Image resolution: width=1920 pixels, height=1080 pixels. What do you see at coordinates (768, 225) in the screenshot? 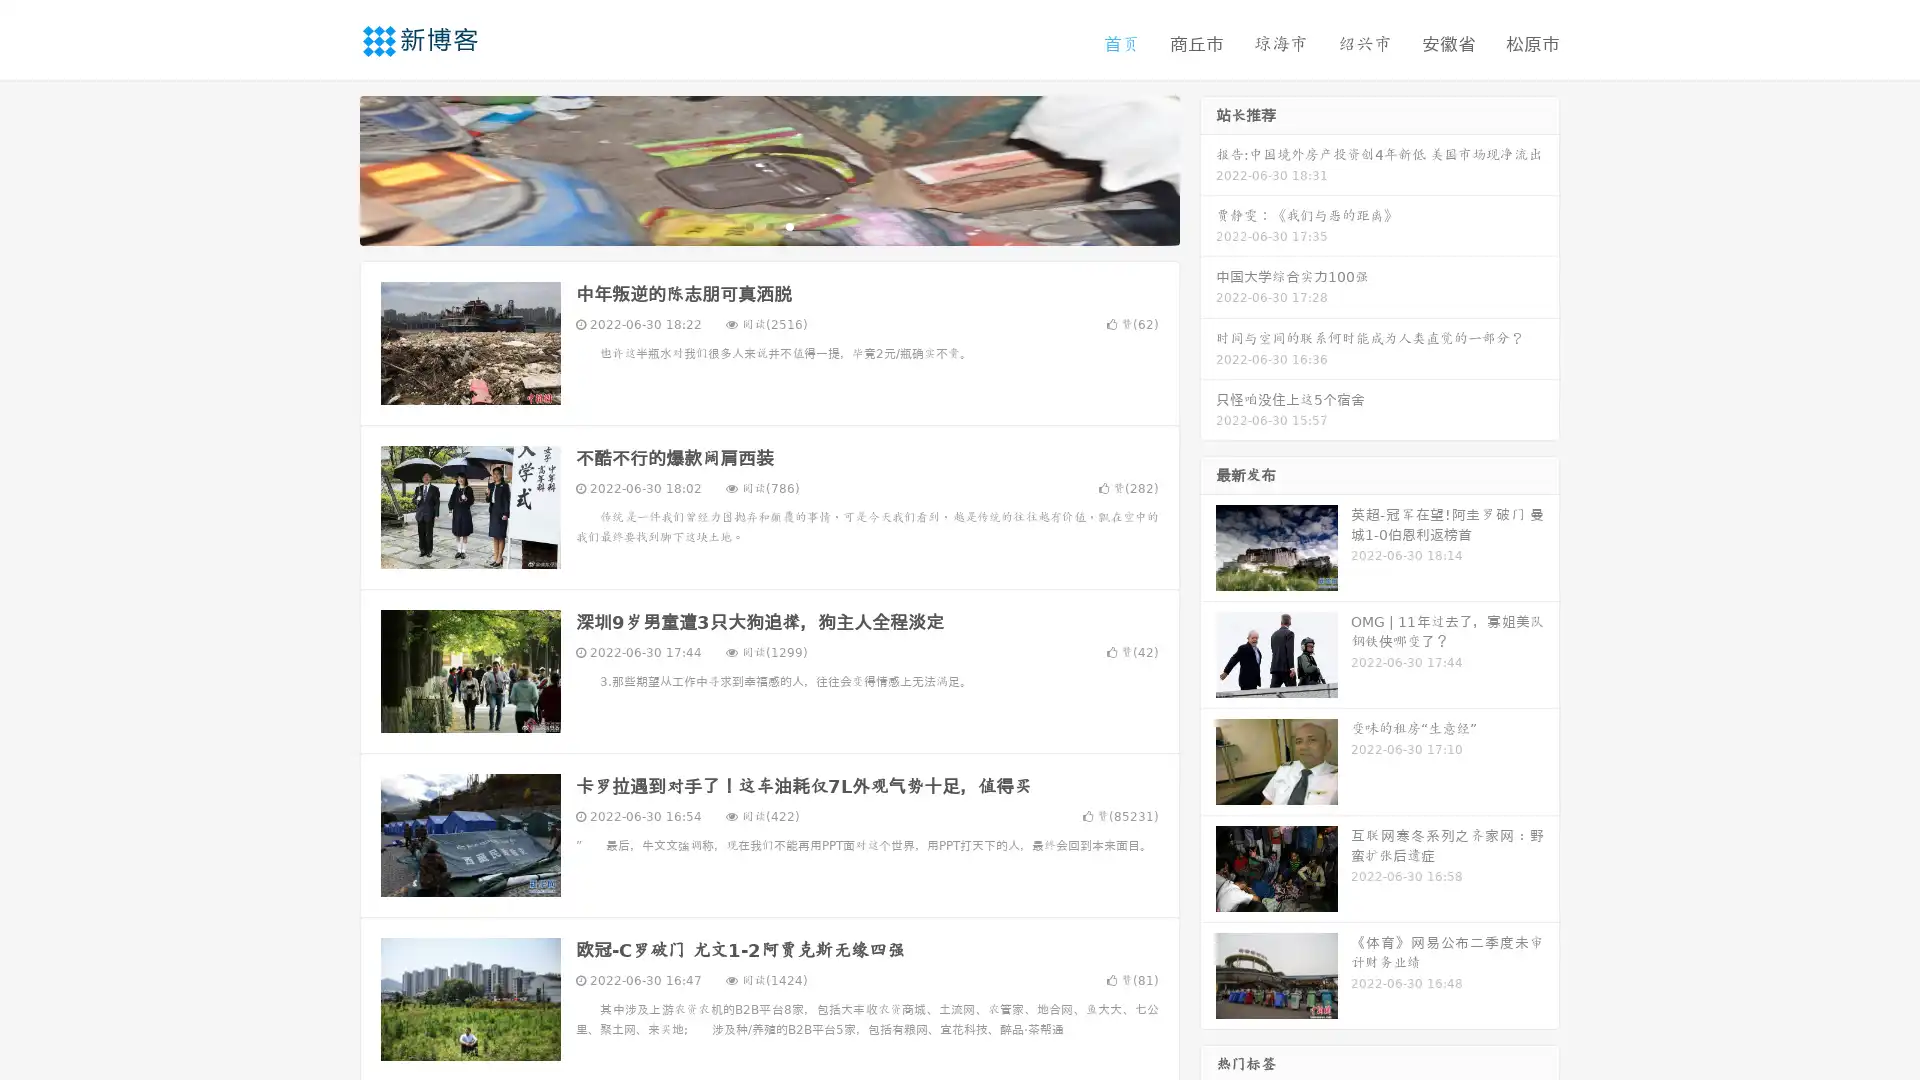
I see `Go to slide 2` at bounding box center [768, 225].